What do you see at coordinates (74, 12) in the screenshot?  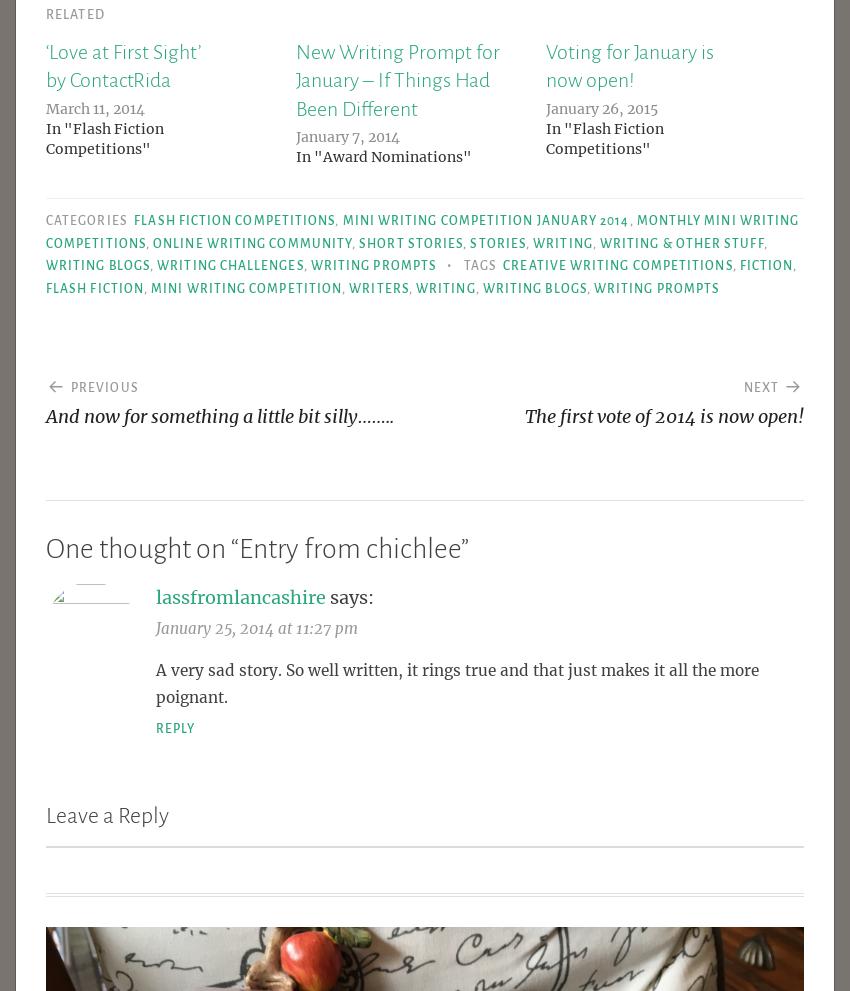 I see `'Related'` at bounding box center [74, 12].